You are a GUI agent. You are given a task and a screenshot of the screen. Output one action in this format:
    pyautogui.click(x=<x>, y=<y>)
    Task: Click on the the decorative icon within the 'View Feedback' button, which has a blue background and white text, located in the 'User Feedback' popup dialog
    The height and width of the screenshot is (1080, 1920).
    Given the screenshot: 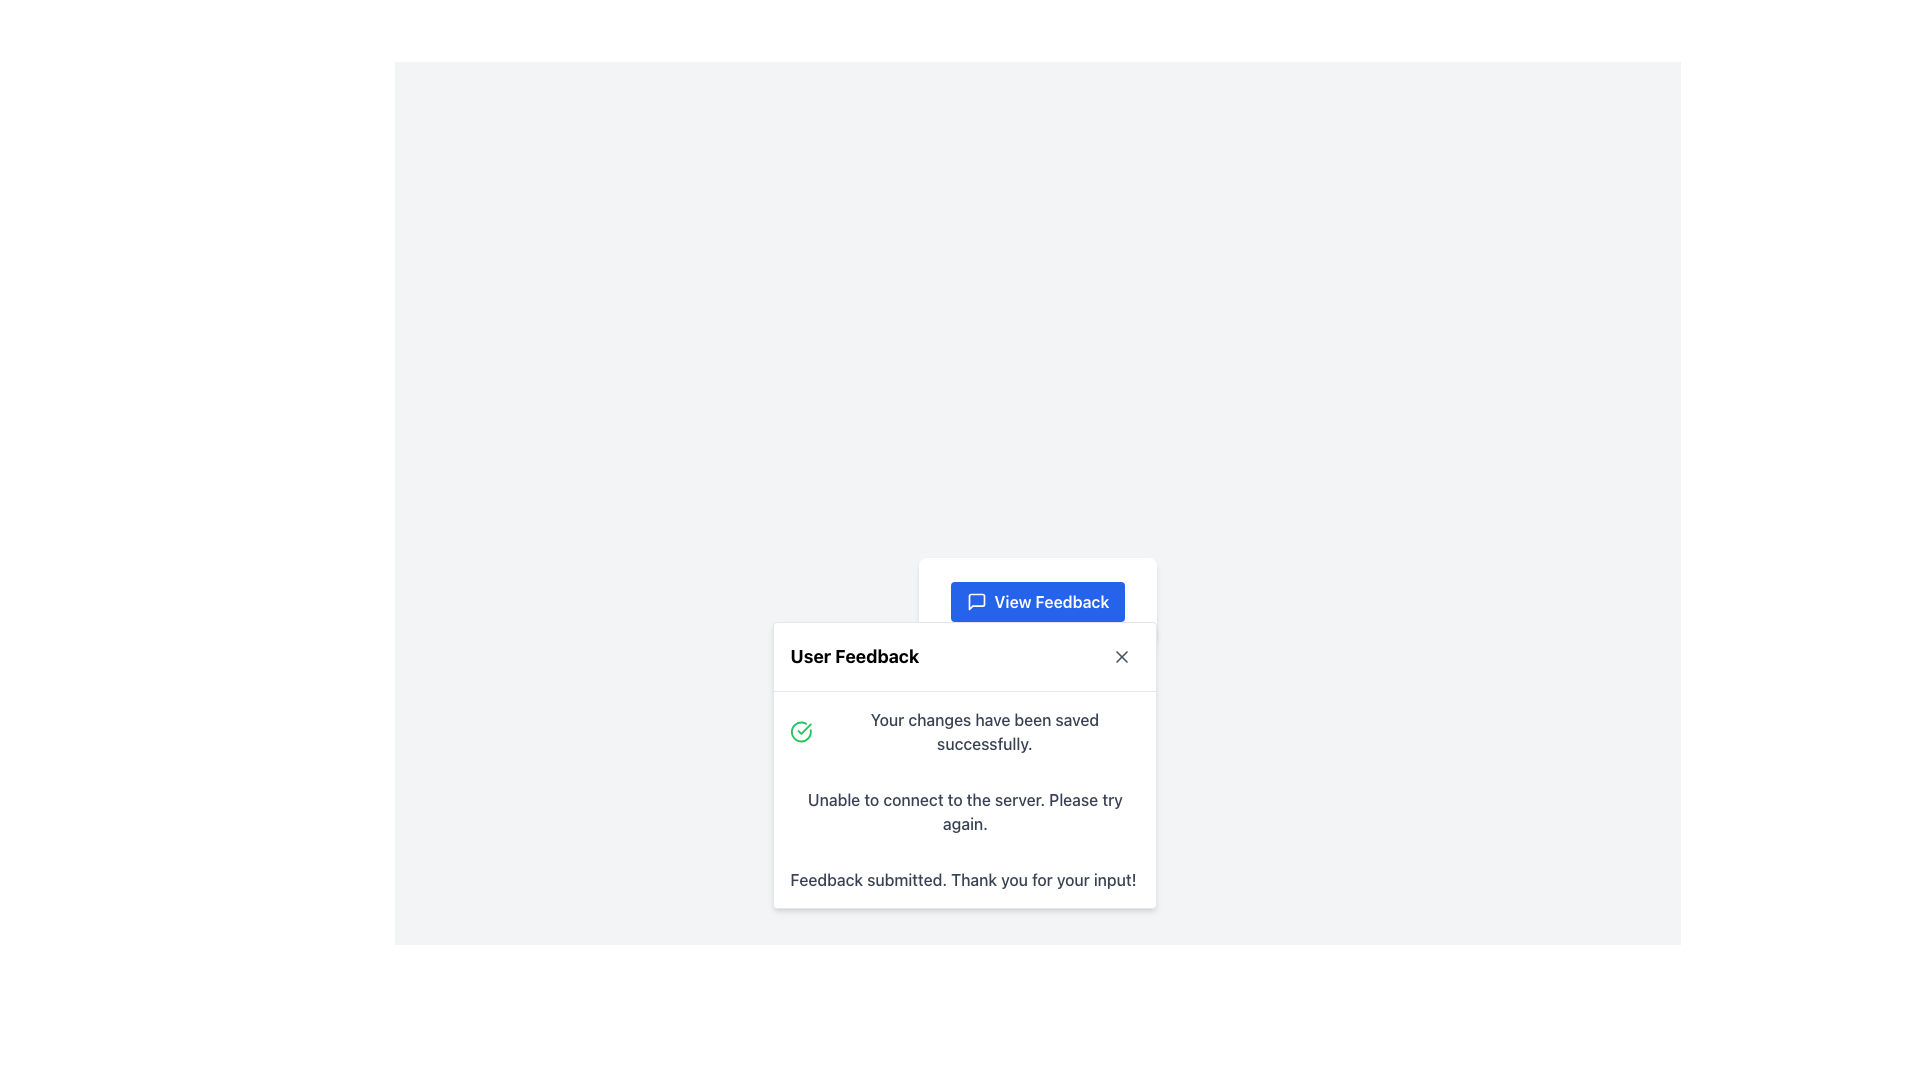 What is the action you would take?
    pyautogui.click(x=976, y=600)
    